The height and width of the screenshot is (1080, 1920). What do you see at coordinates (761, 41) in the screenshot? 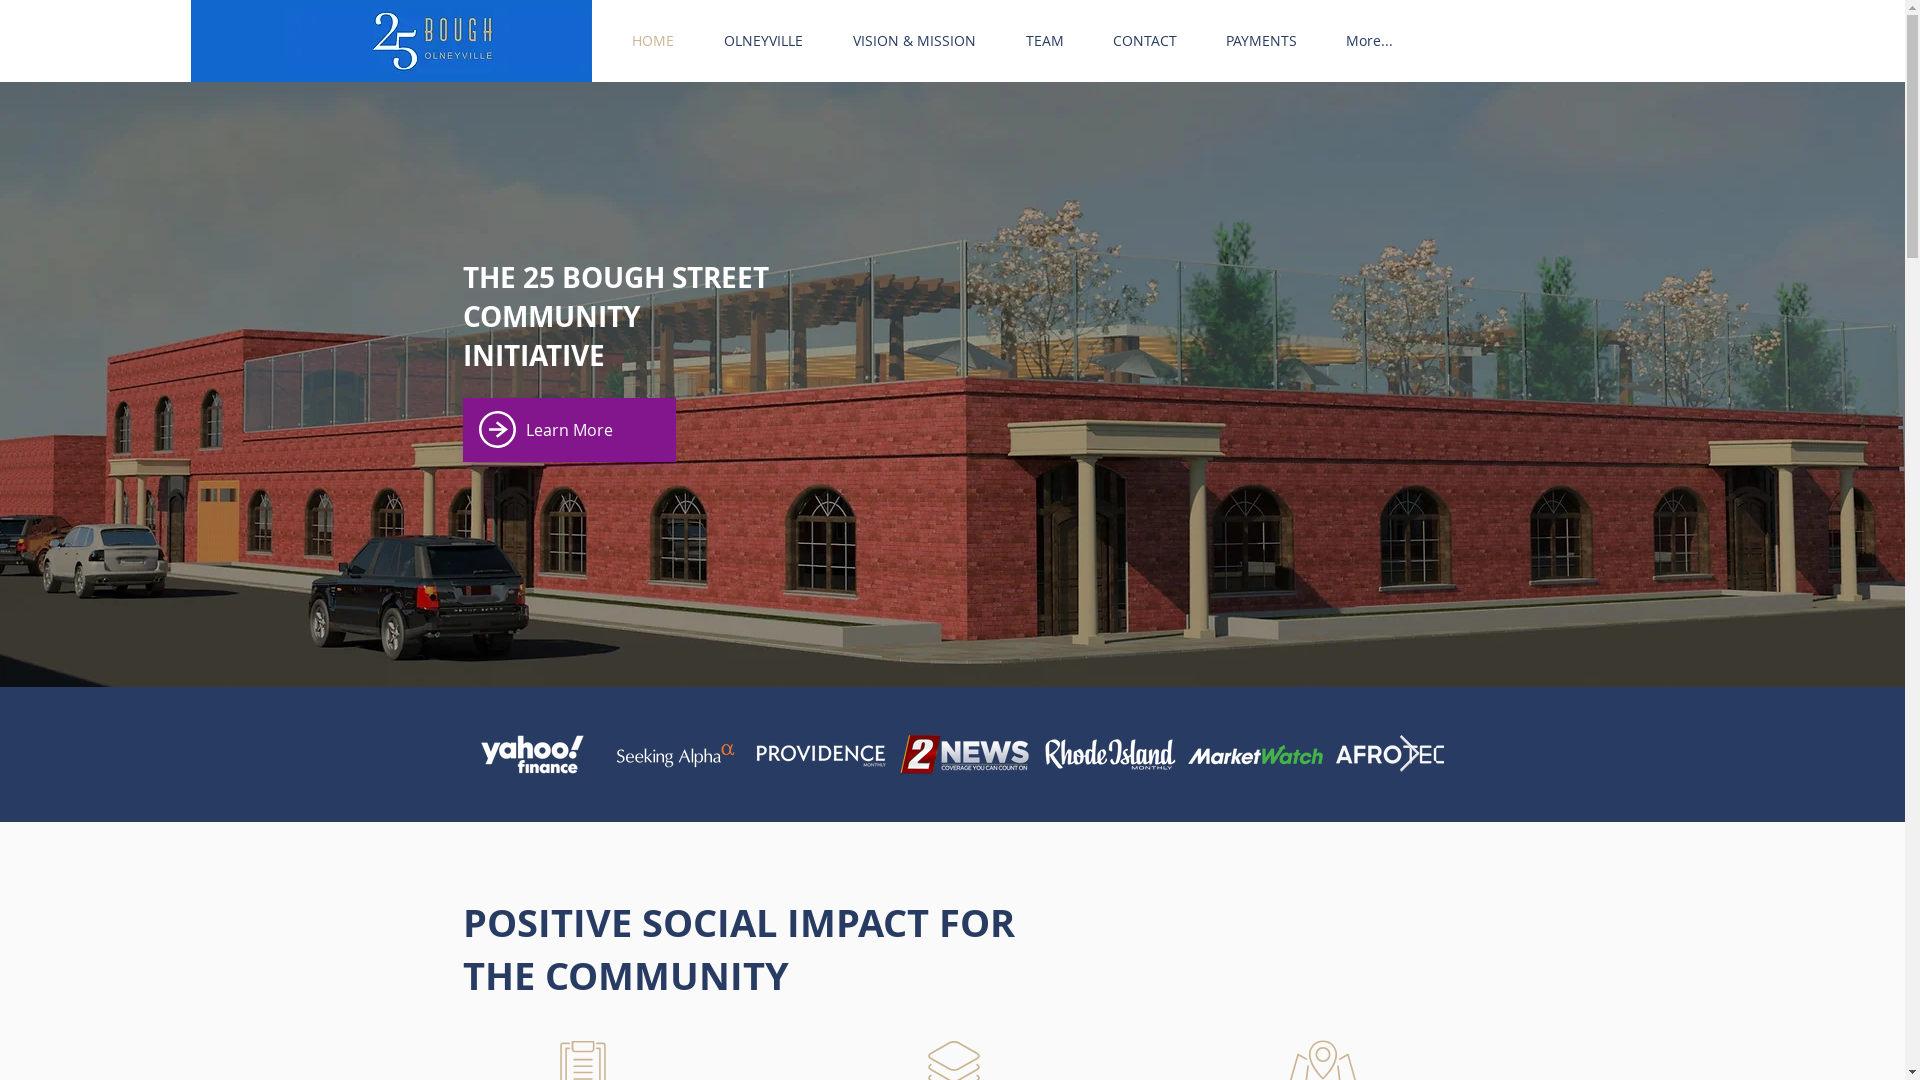
I see `'OLNEYVILLE'` at bounding box center [761, 41].